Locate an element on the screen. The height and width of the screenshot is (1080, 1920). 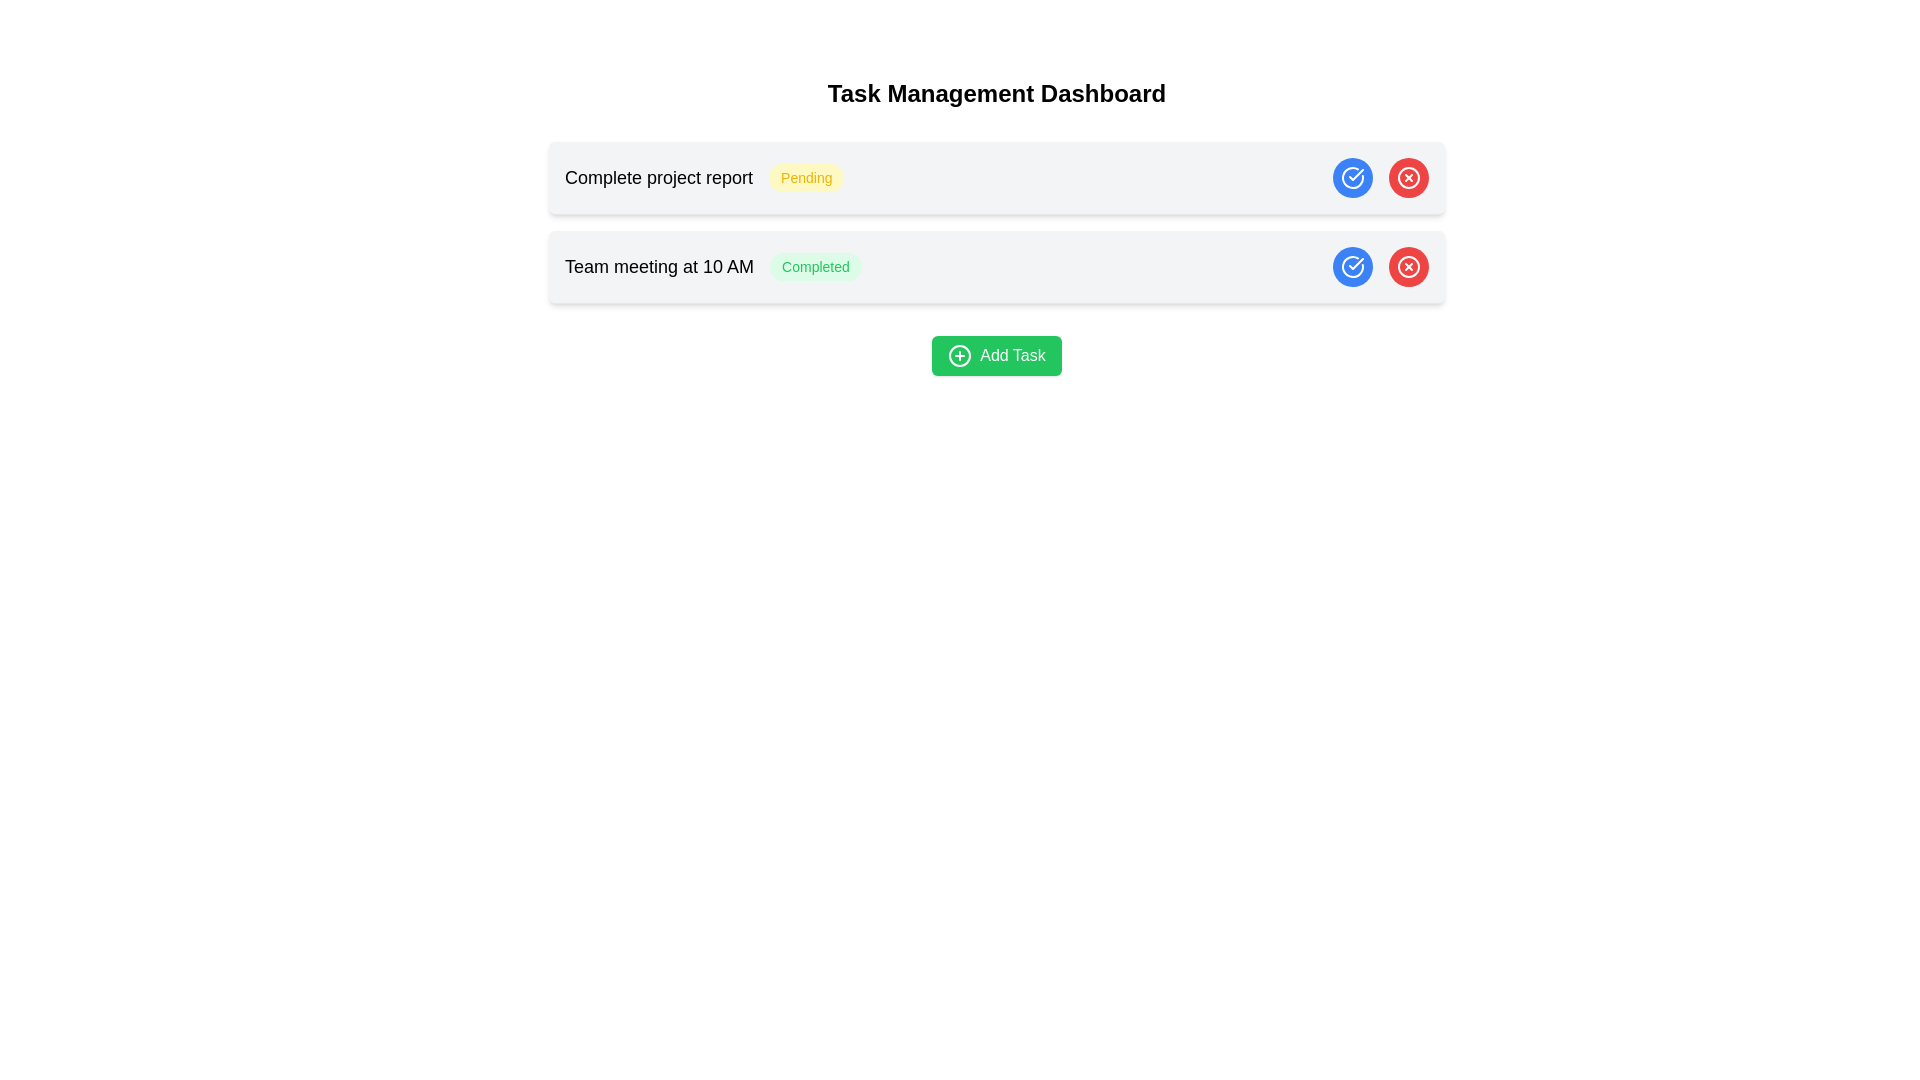
the button that marks the associated task as completed or approved, located in the first task row on the right-hand side is located at coordinates (1353, 176).